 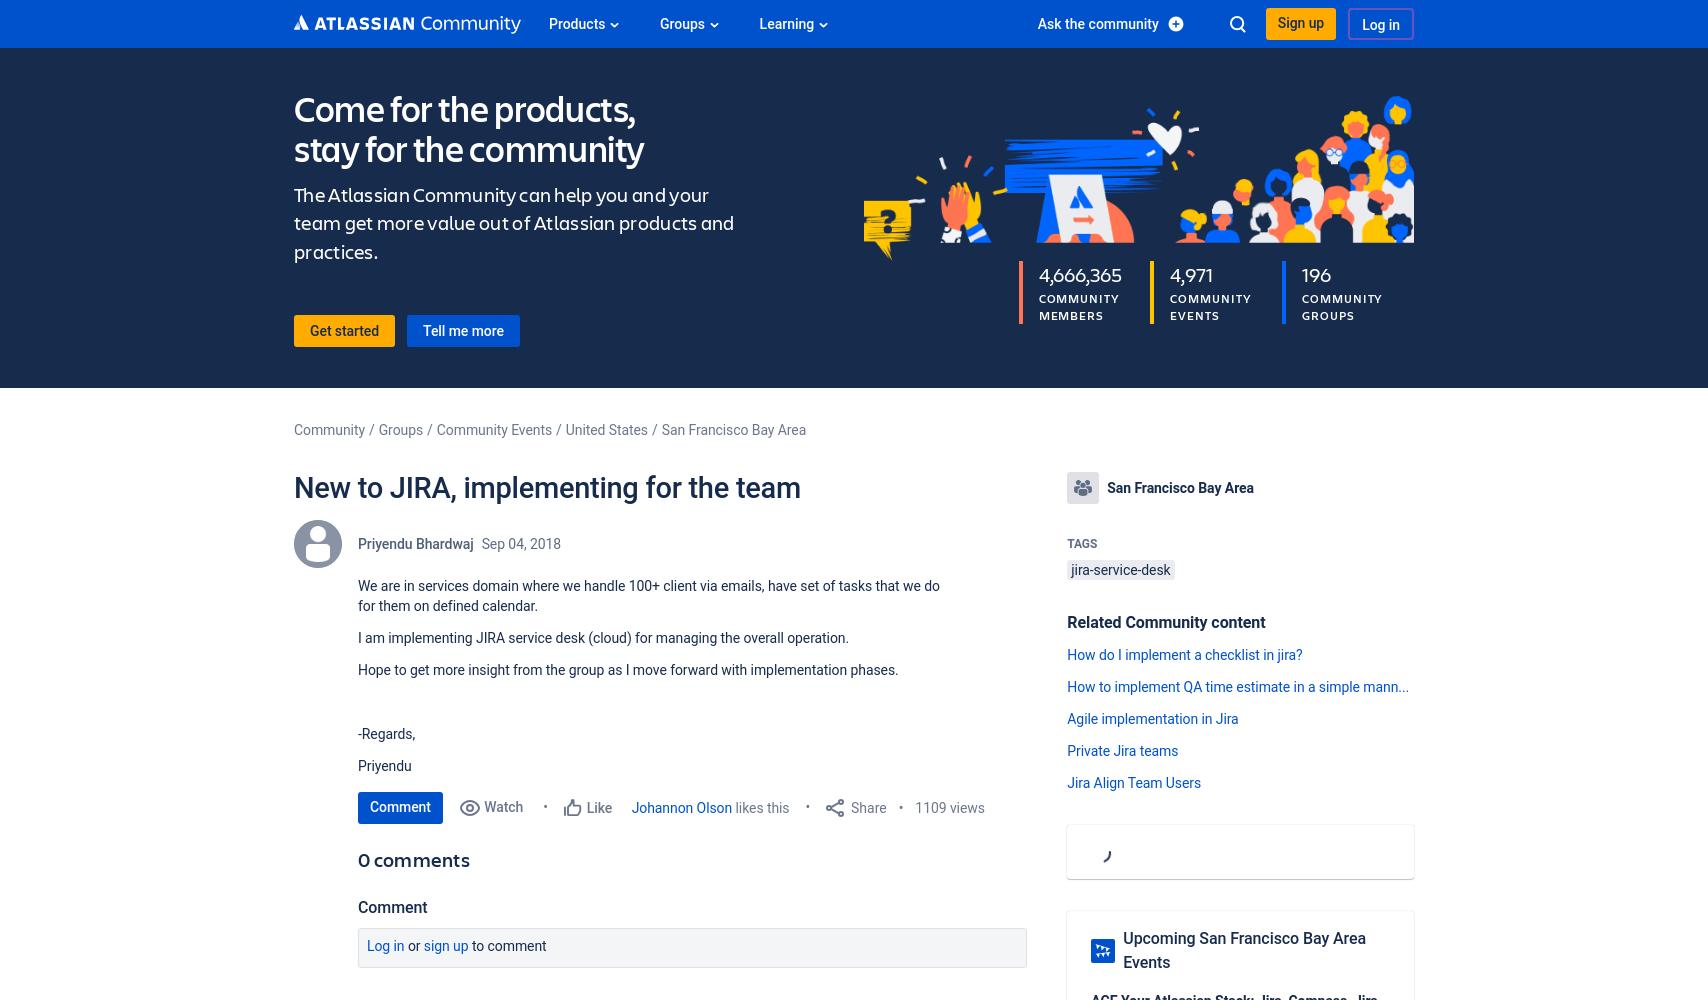 I want to click on 'How to implement QA time estimate in a simple mann...', so click(x=1237, y=687).